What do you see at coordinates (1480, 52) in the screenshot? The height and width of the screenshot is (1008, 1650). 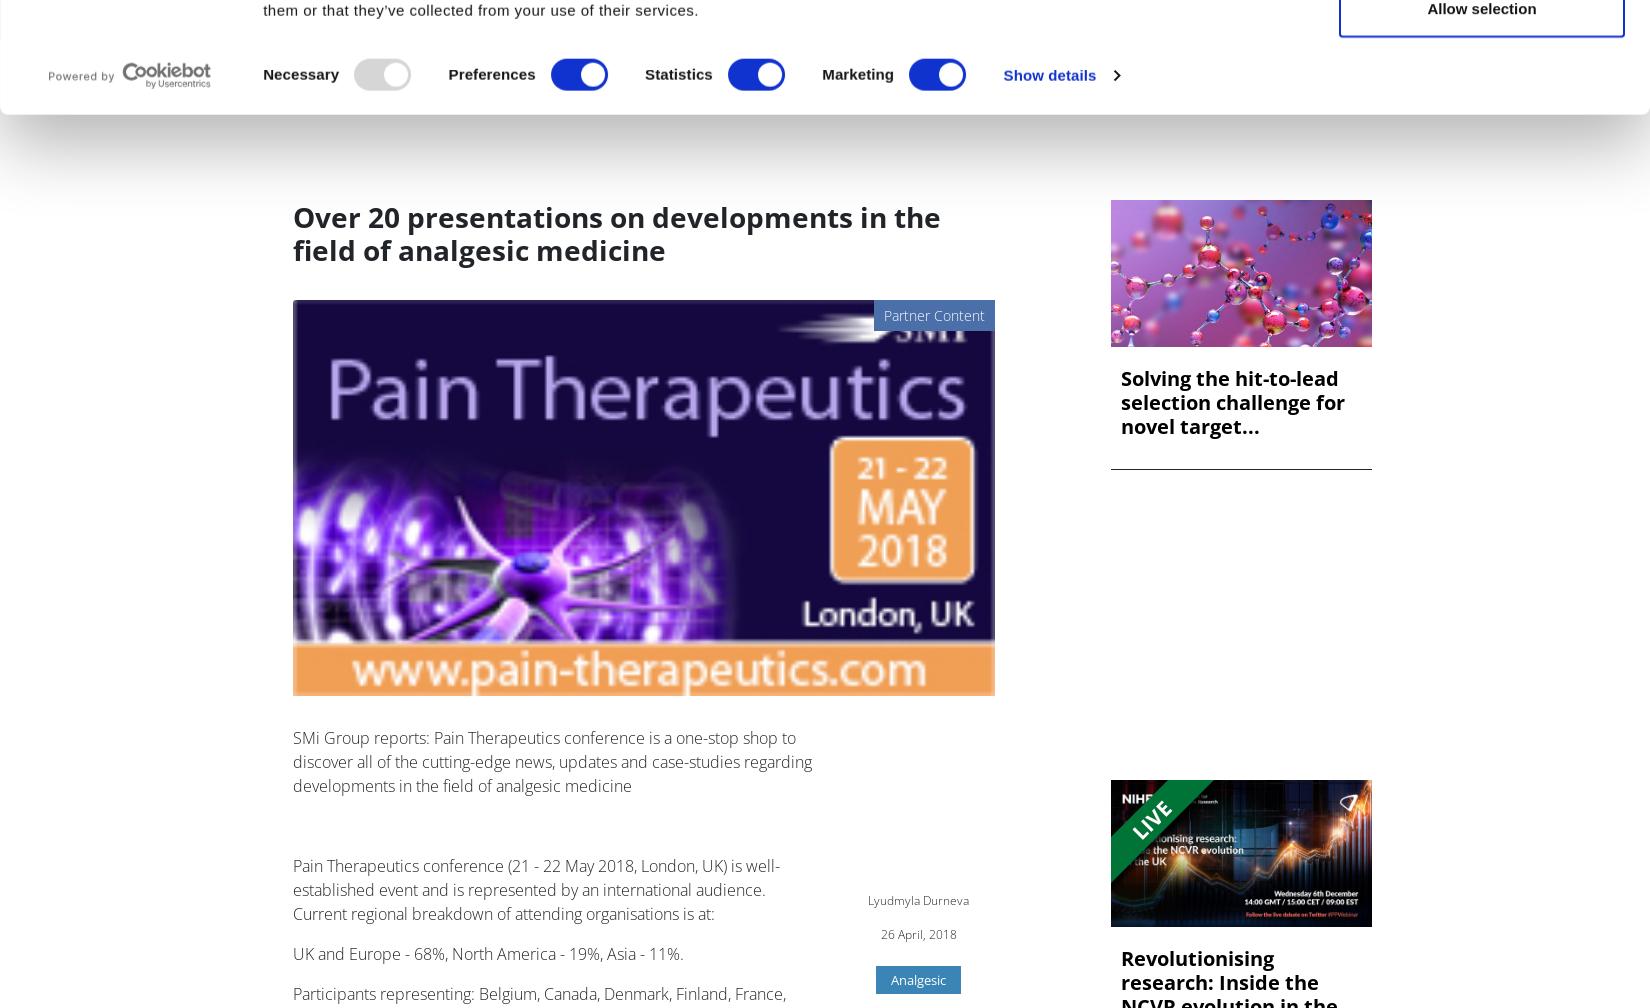 I see `'Allow all'` at bounding box center [1480, 52].